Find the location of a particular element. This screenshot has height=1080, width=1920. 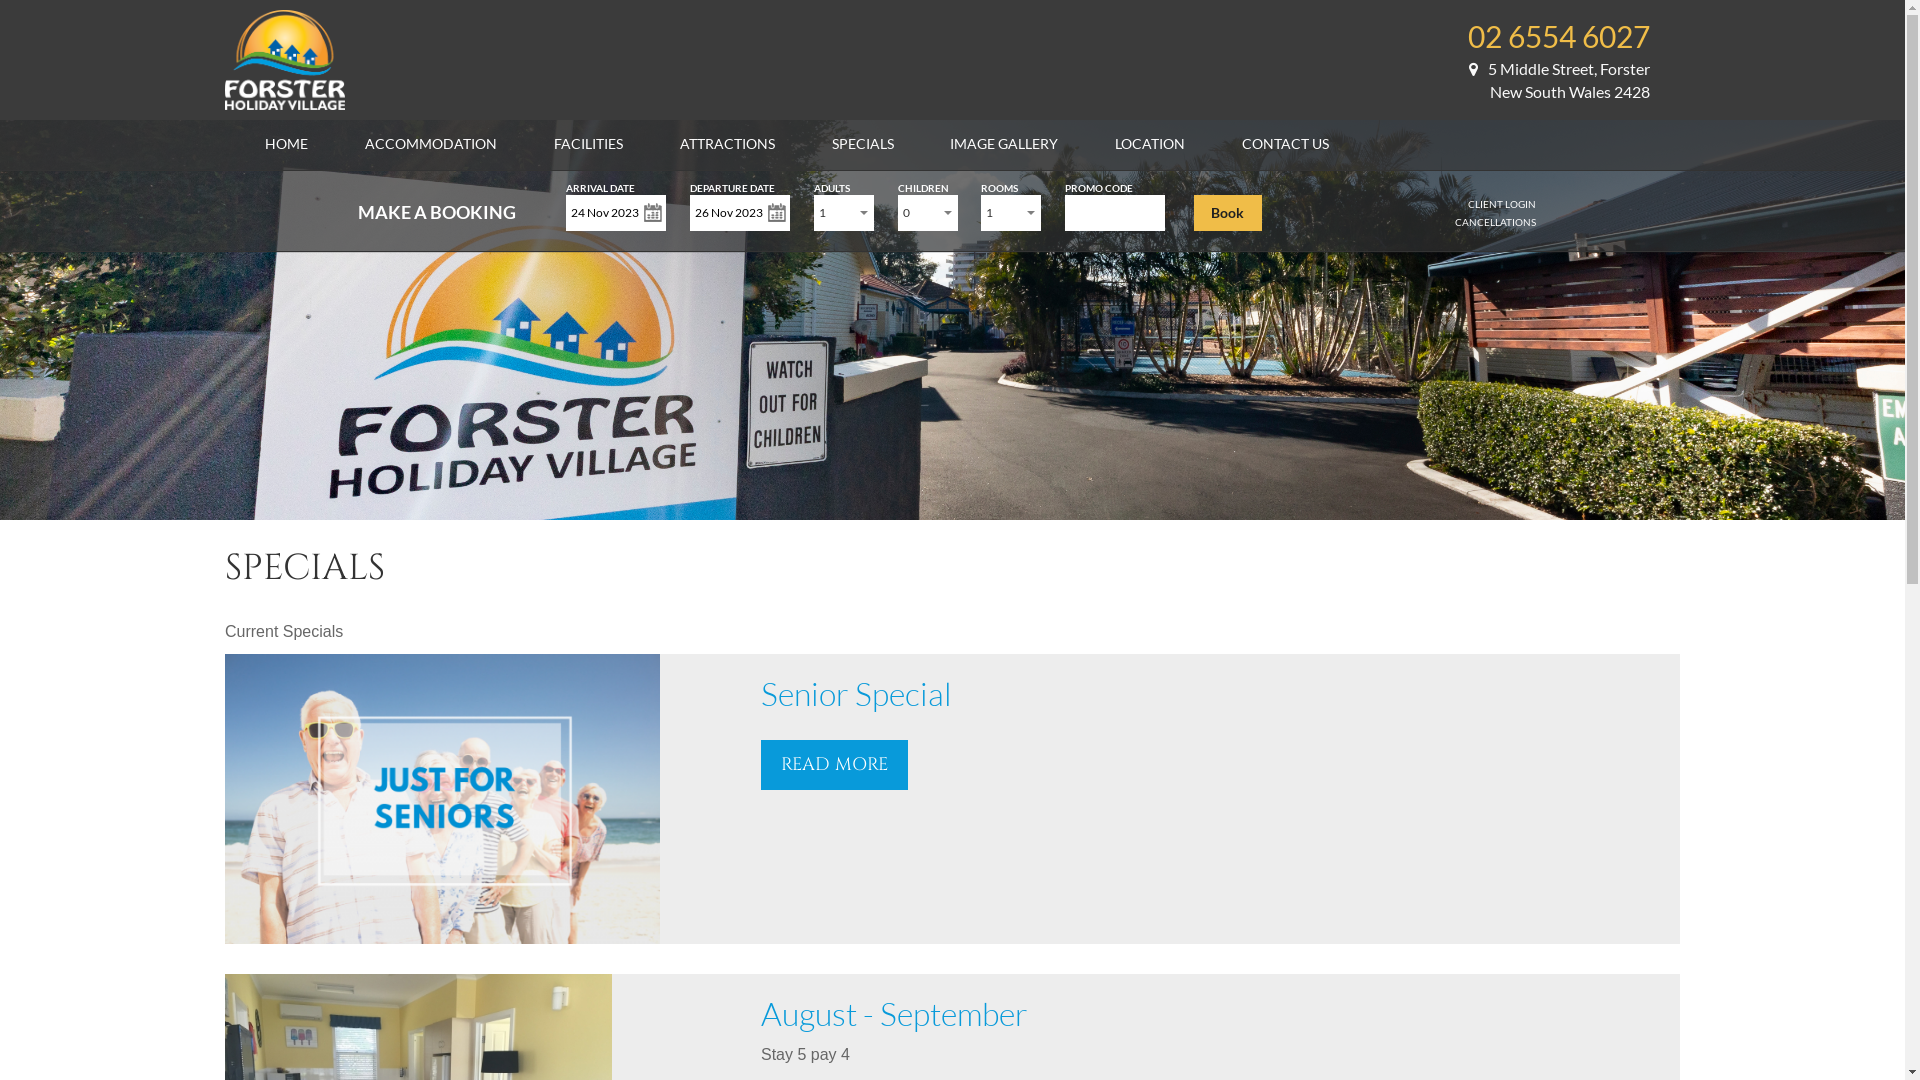

'IMAGE GALLERY' is located at coordinates (1003, 142).